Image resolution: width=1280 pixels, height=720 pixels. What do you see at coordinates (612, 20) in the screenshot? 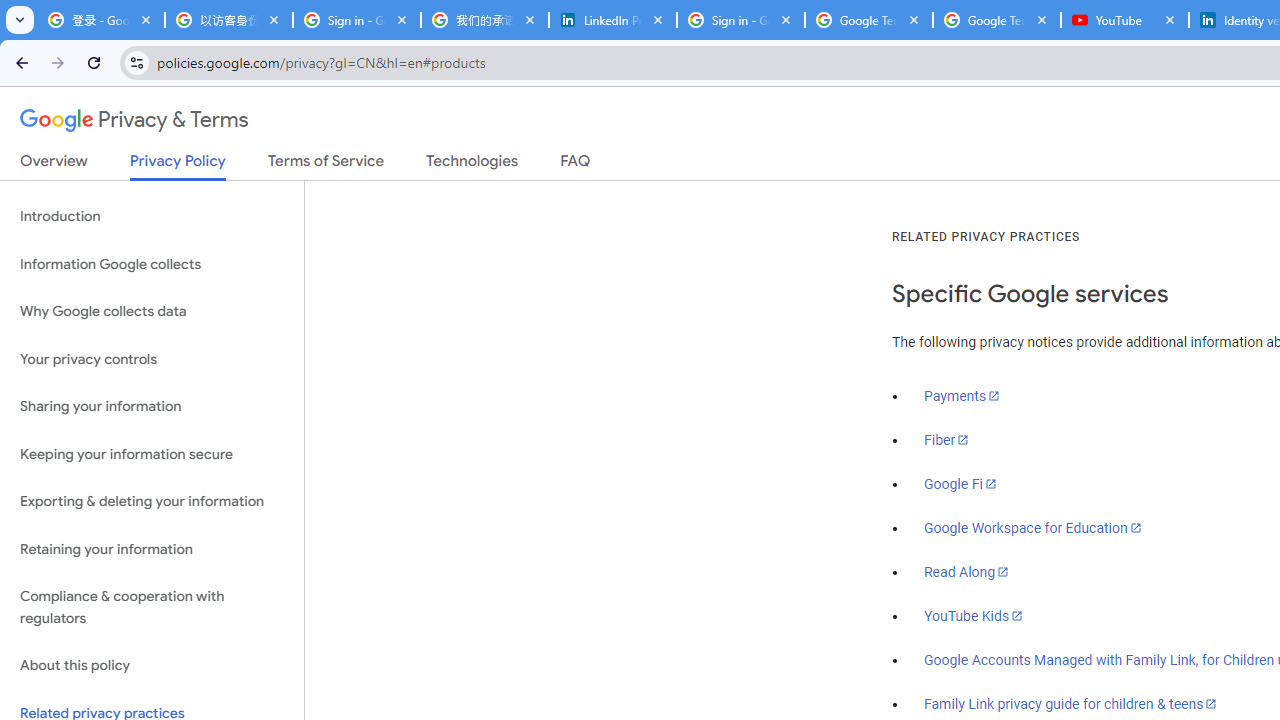
I see `'LinkedIn Privacy Policy'` at bounding box center [612, 20].